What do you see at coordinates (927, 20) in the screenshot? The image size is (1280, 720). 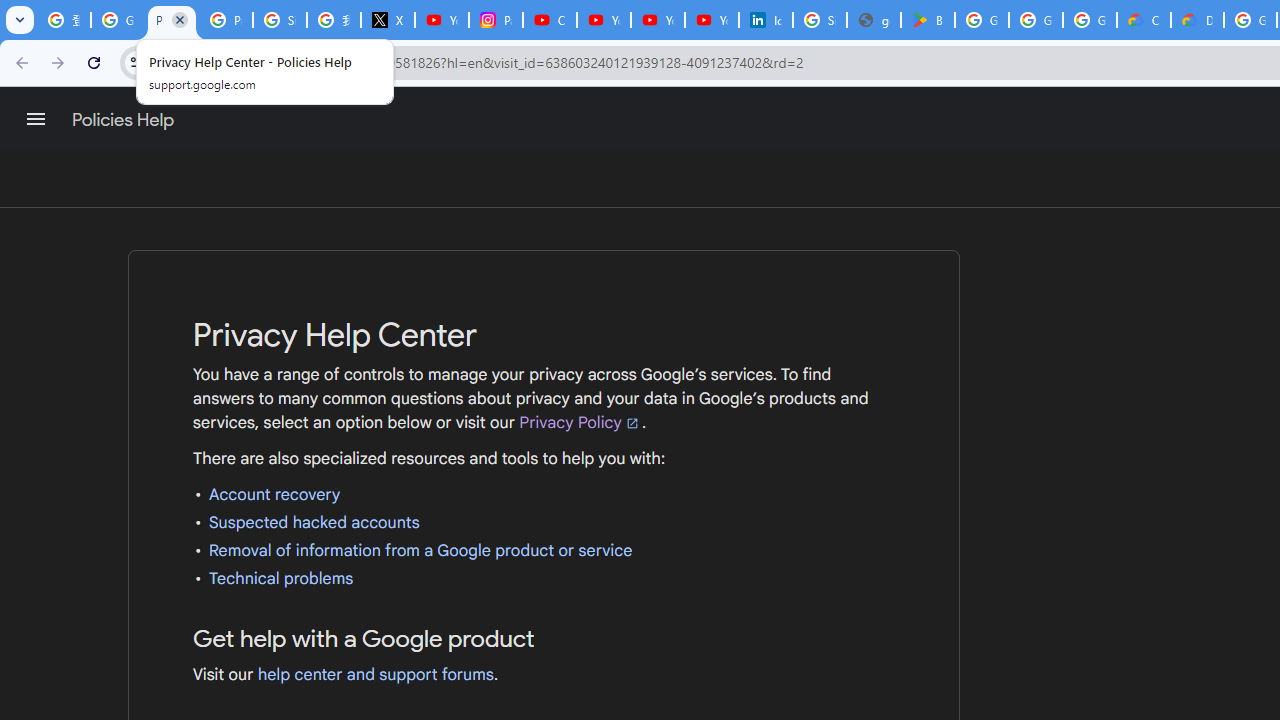 I see `'Bluey: Let'` at bounding box center [927, 20].